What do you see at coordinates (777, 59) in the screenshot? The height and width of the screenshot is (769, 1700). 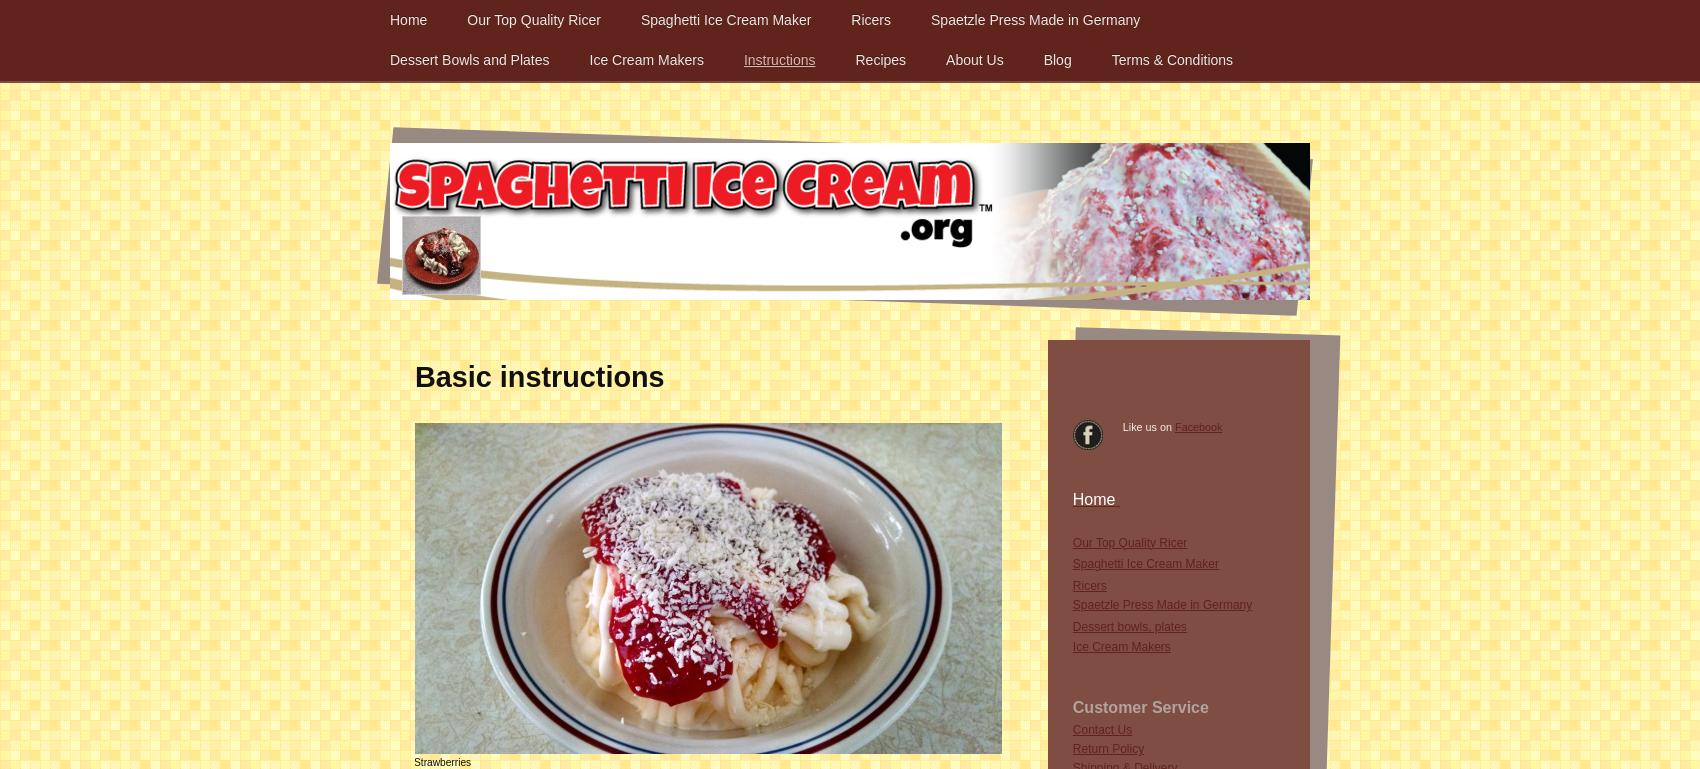 I see `'Instructions'` at bounding box center [777, 59].